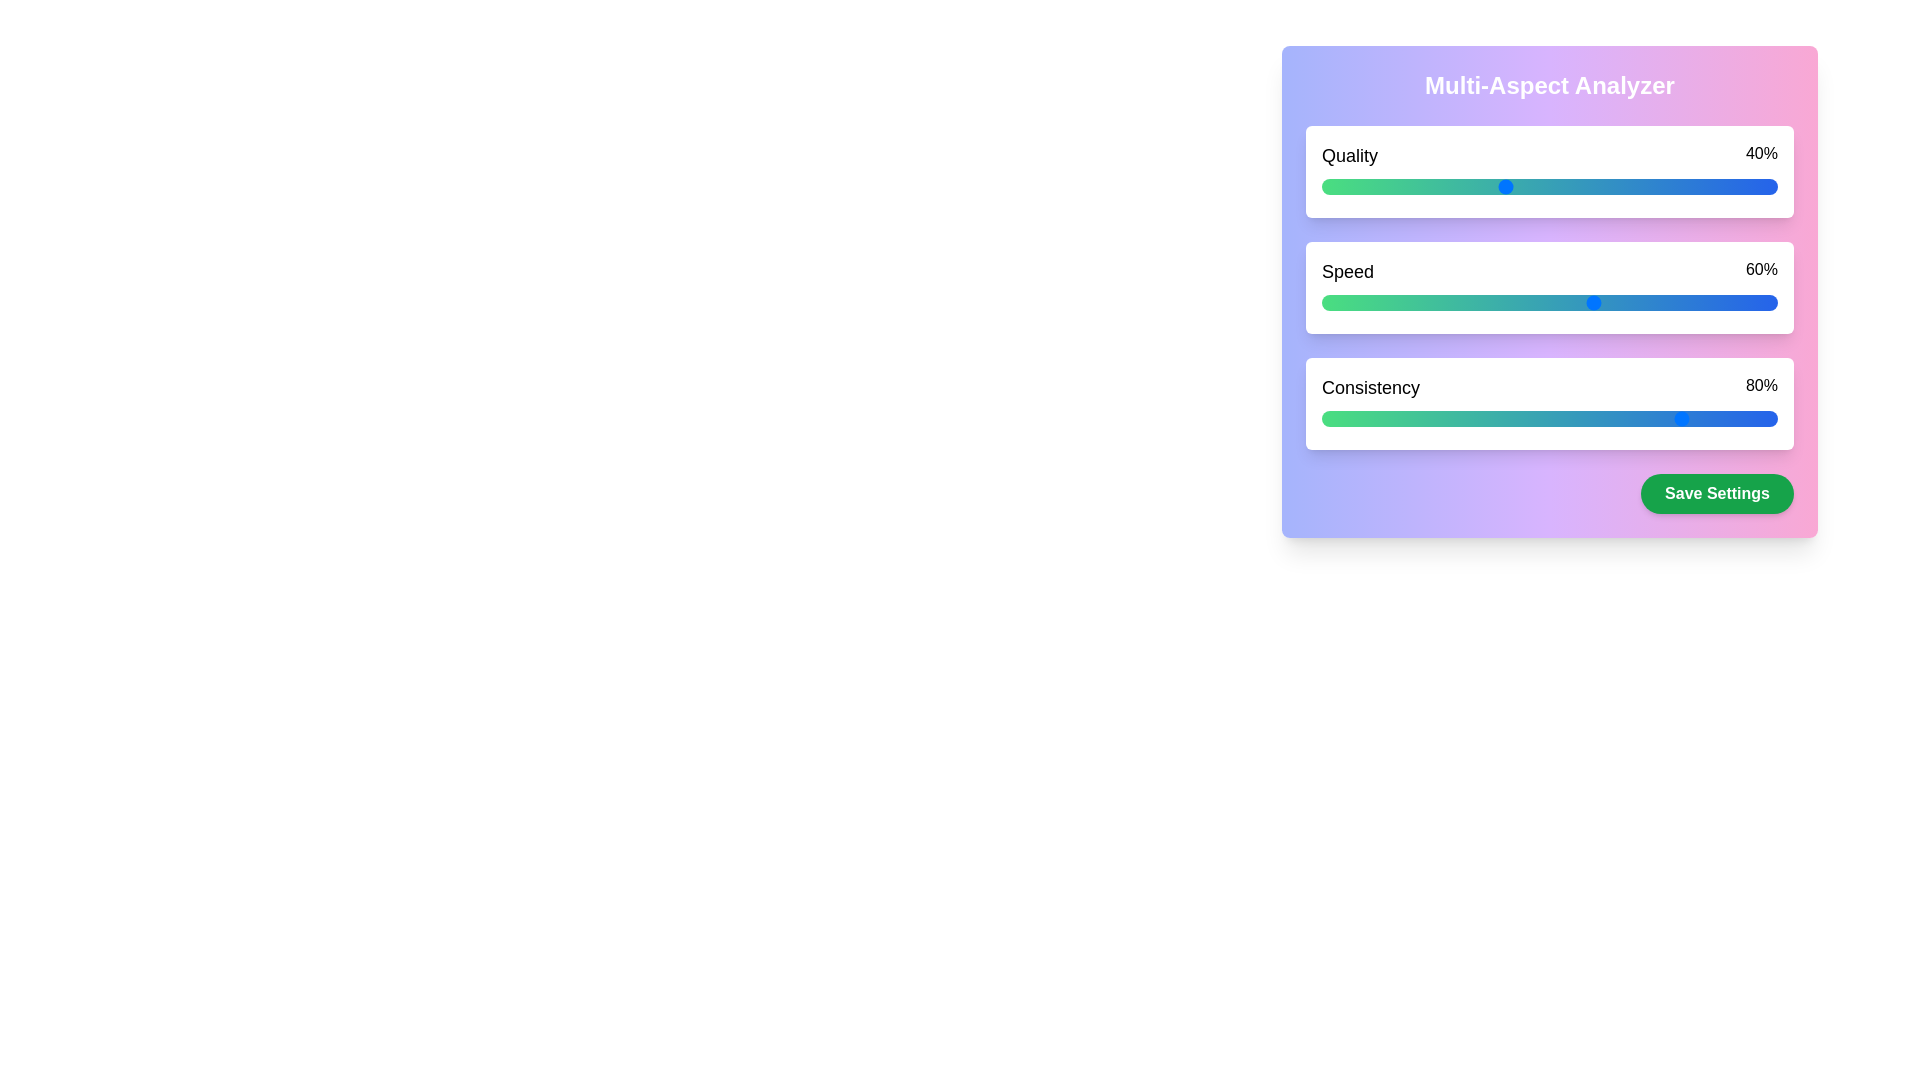  I want to click on the slider value, so click(1371, 418).